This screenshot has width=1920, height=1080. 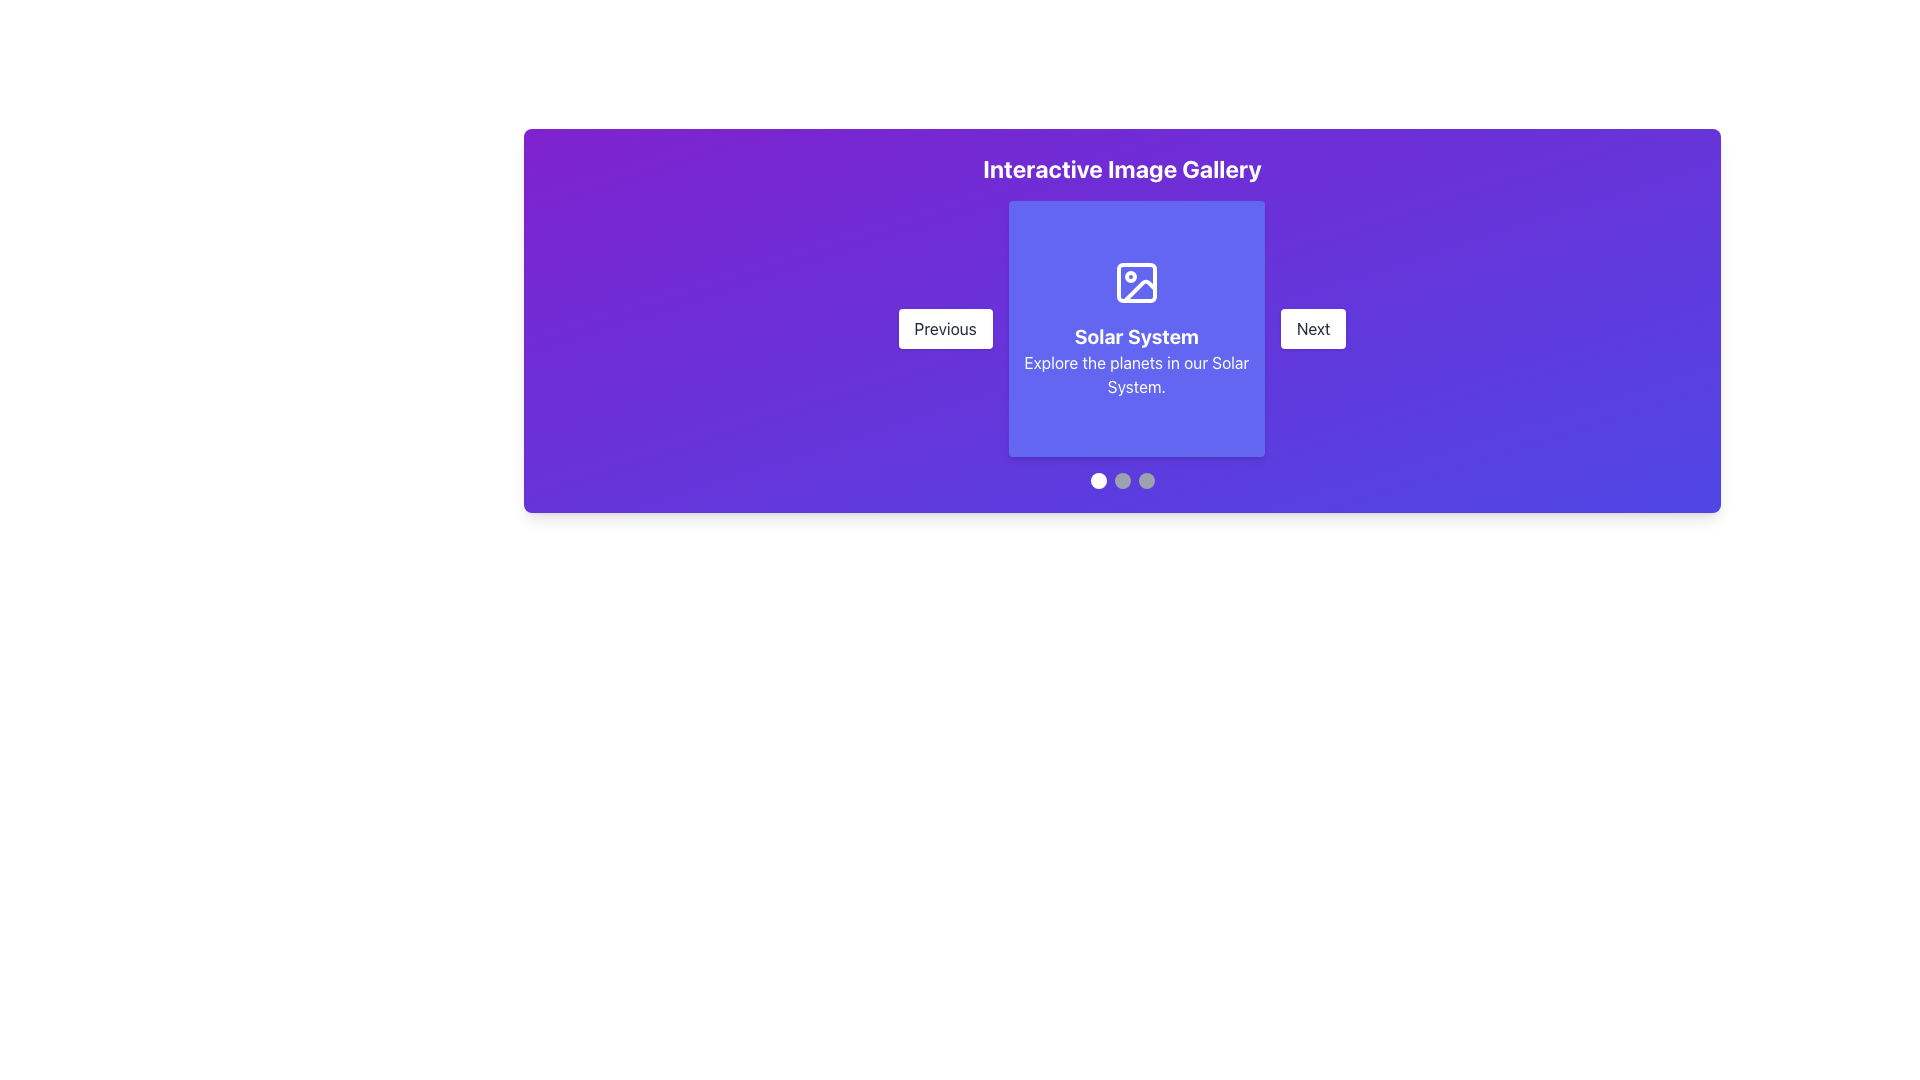 What do you see at coordinates (1136, 282) in the screenshot?
I see `the blue-purple square icon with rounded corners, located centrally above the 'Solar System' text within the card layout` at bounding box center [1136, 282].